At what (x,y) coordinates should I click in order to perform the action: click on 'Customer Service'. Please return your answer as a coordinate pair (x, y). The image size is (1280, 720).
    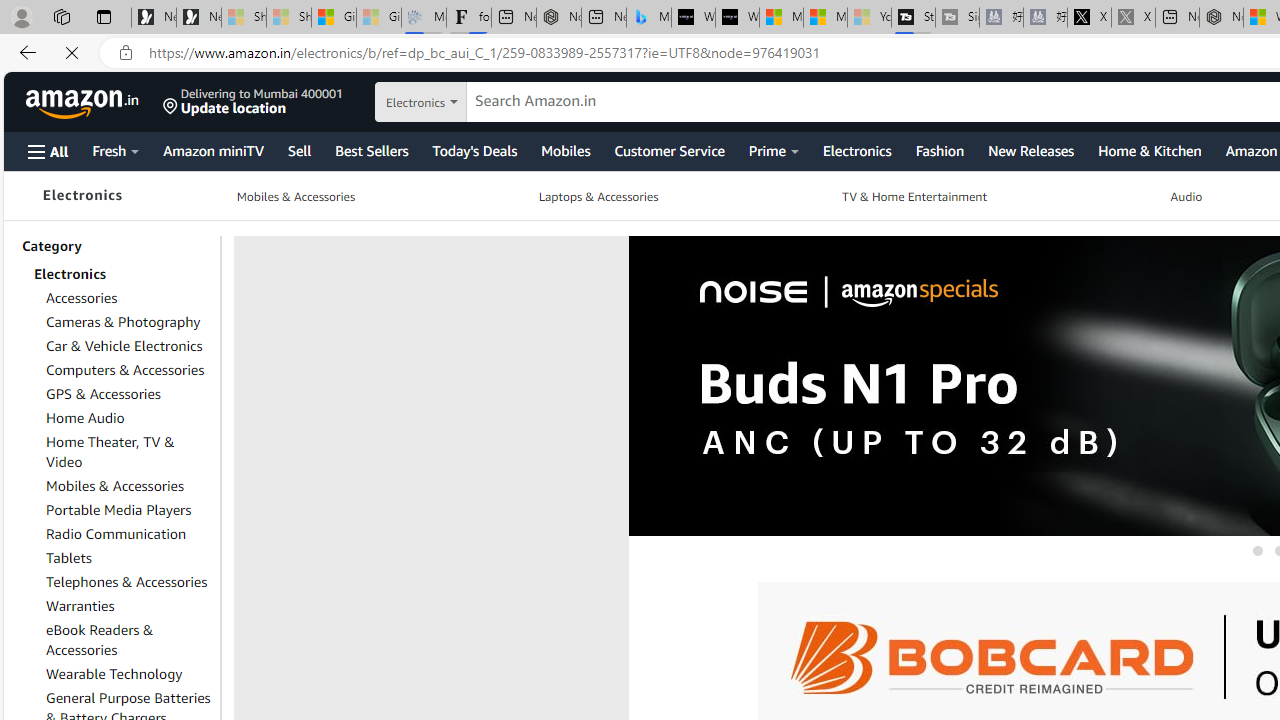
    Looking at the image, I should click on (669, 149).